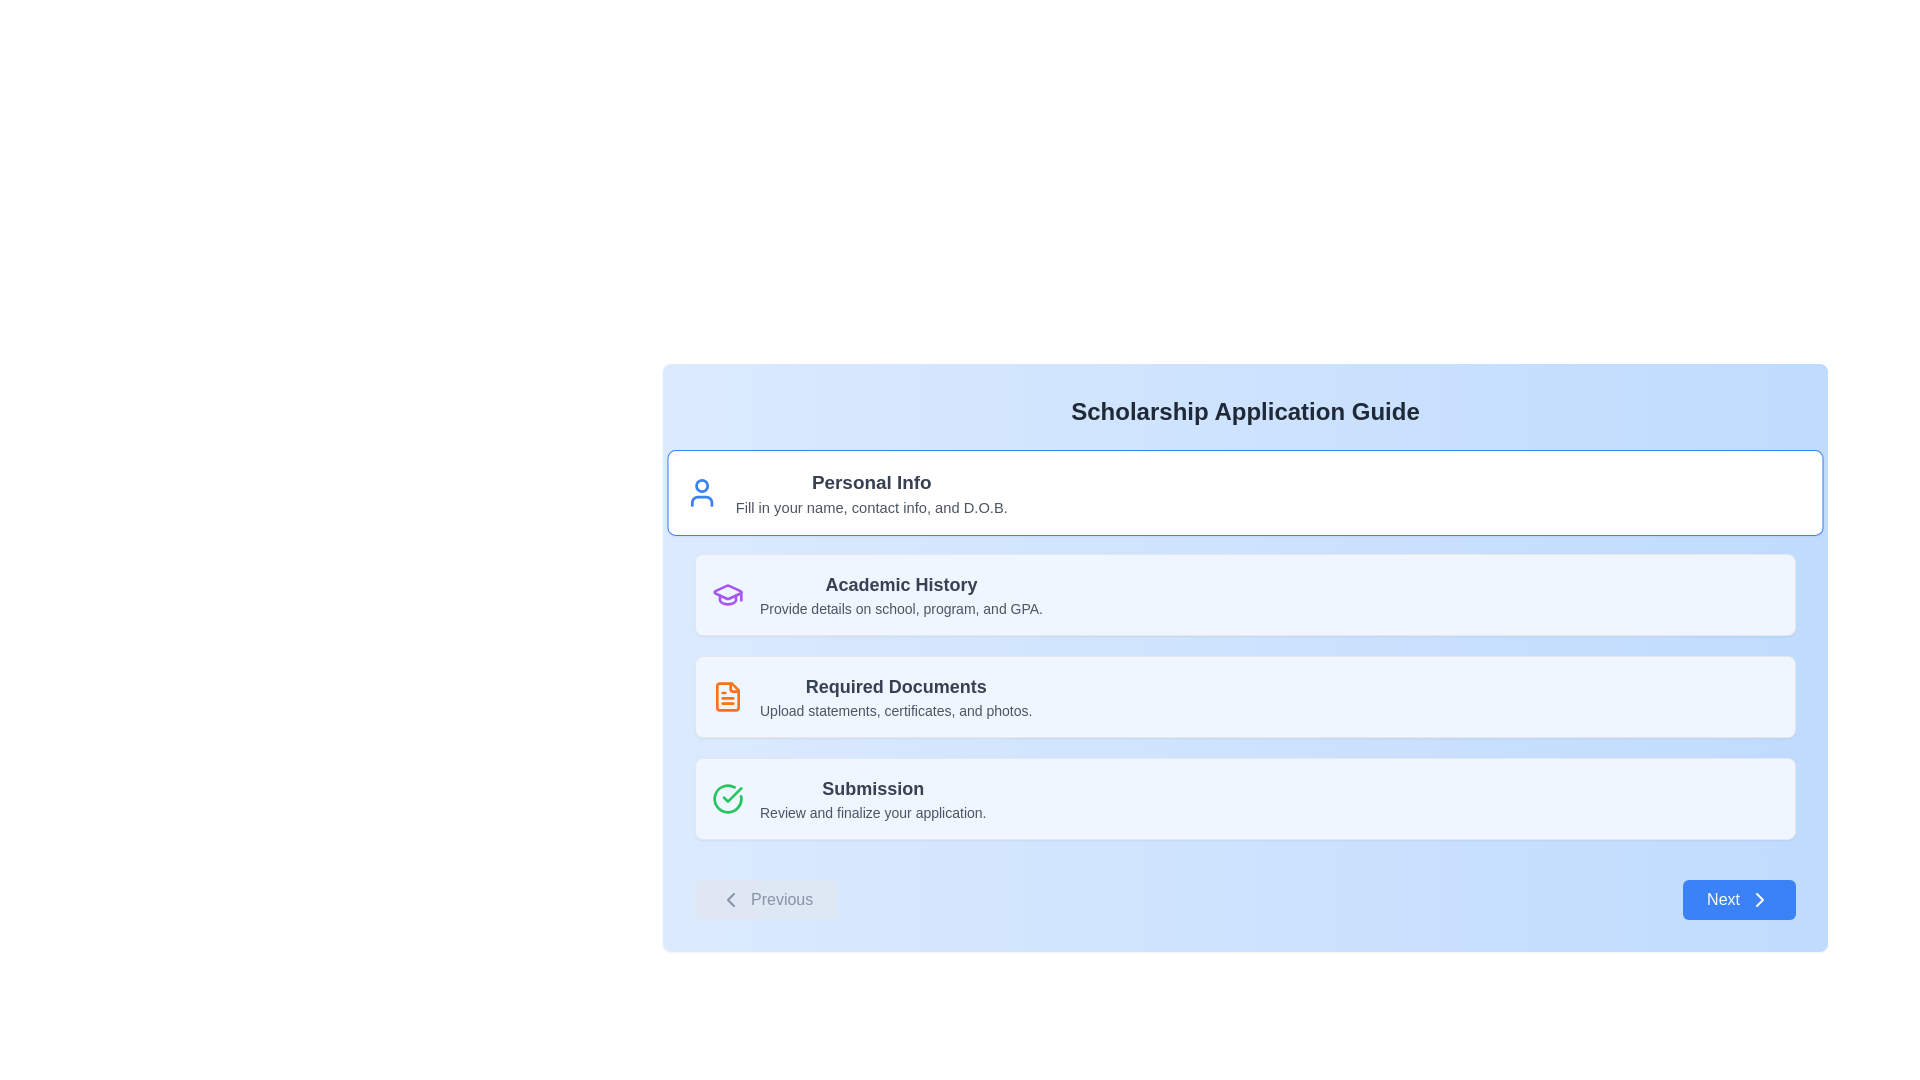  Describe the element at coordinates (873, 797) in the screenshot. I see `descriptive label for the 'Submission' step located in the bottom section of the fourth card in the vertical list of application steps, below 'Required Documents'` at that location.